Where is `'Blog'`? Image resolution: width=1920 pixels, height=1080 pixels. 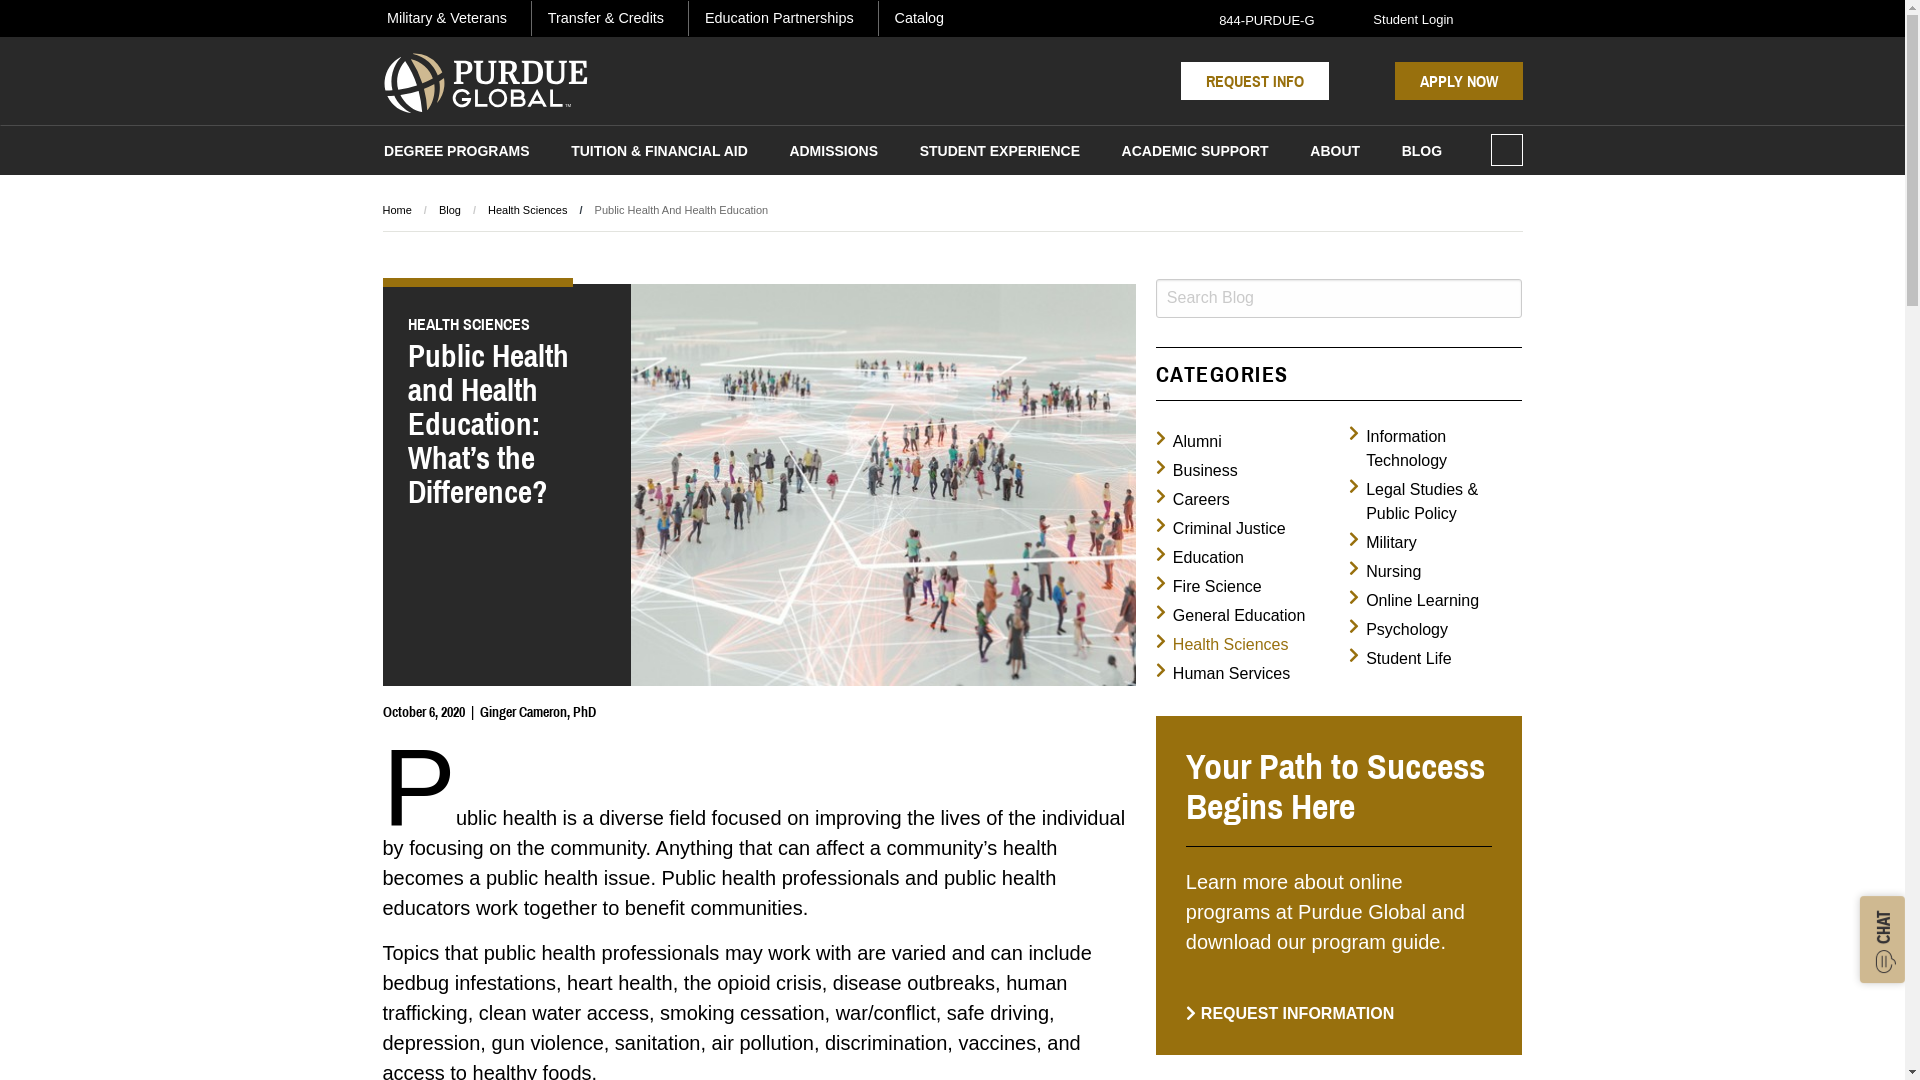 'Blog' is located at coordinates (449, 209).